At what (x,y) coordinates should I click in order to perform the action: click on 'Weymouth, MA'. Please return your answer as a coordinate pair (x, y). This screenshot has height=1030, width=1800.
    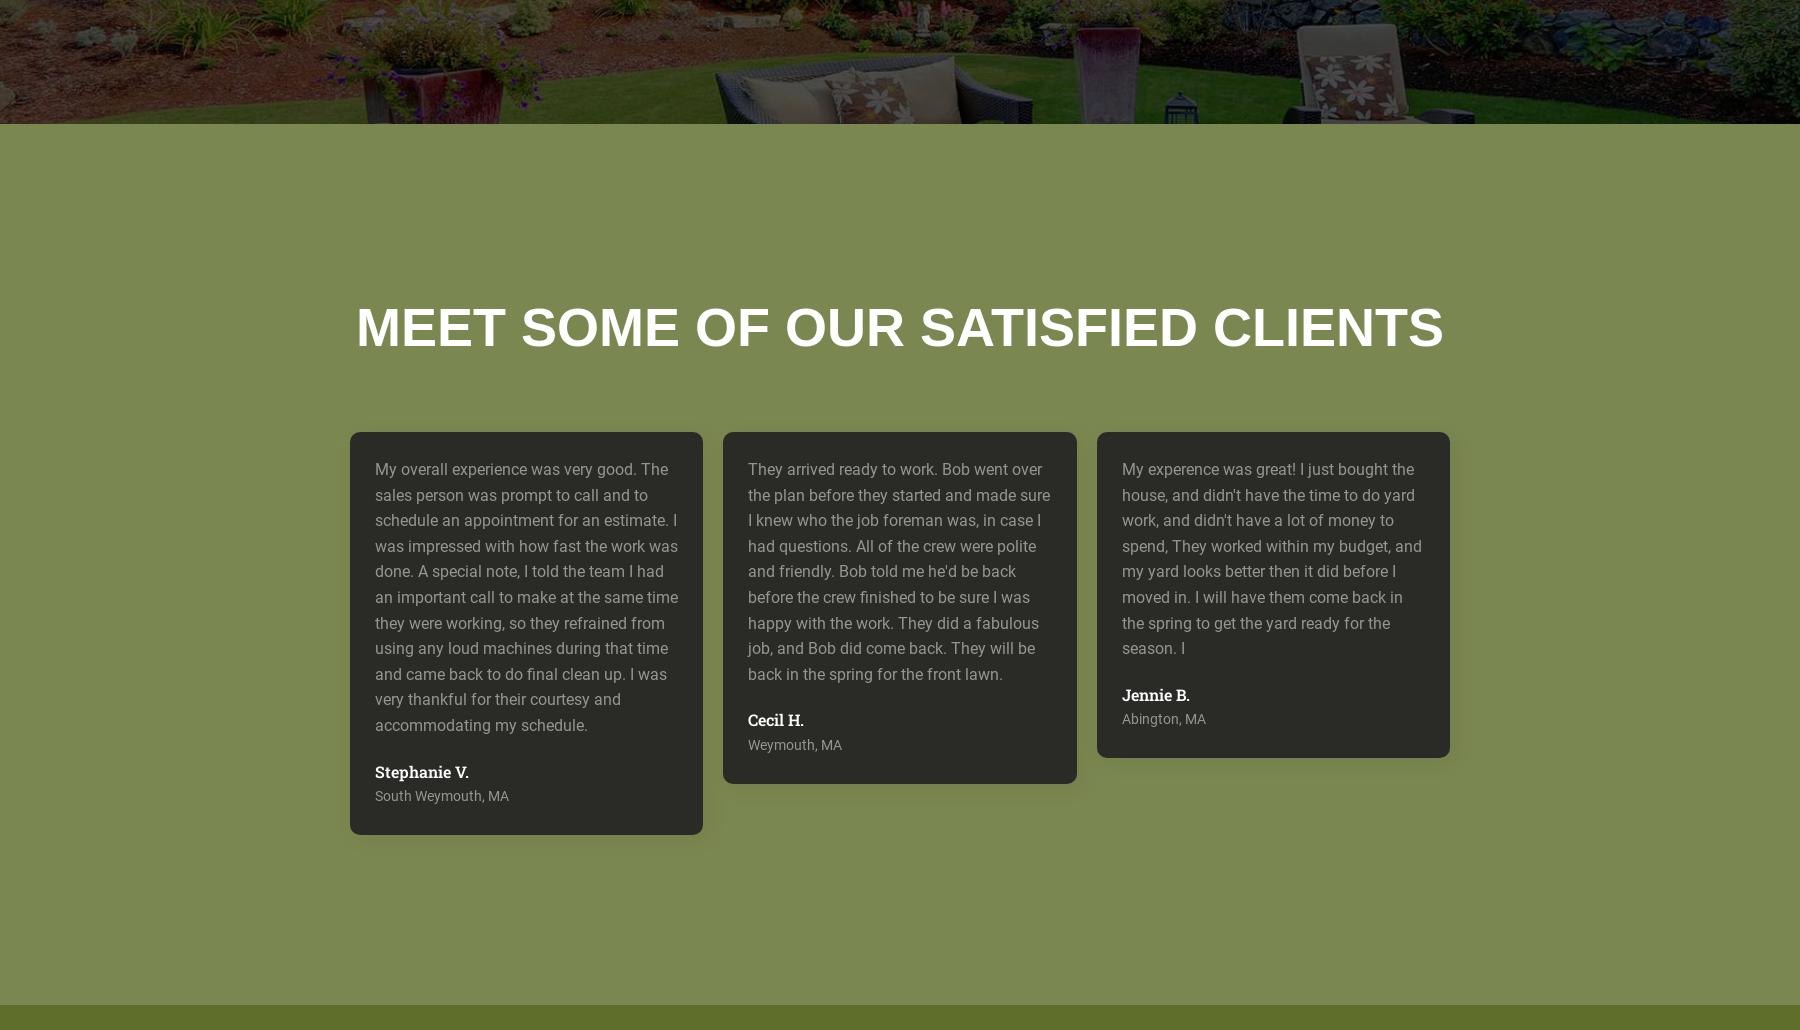
    Looking at the image, I should click on (795, 743).